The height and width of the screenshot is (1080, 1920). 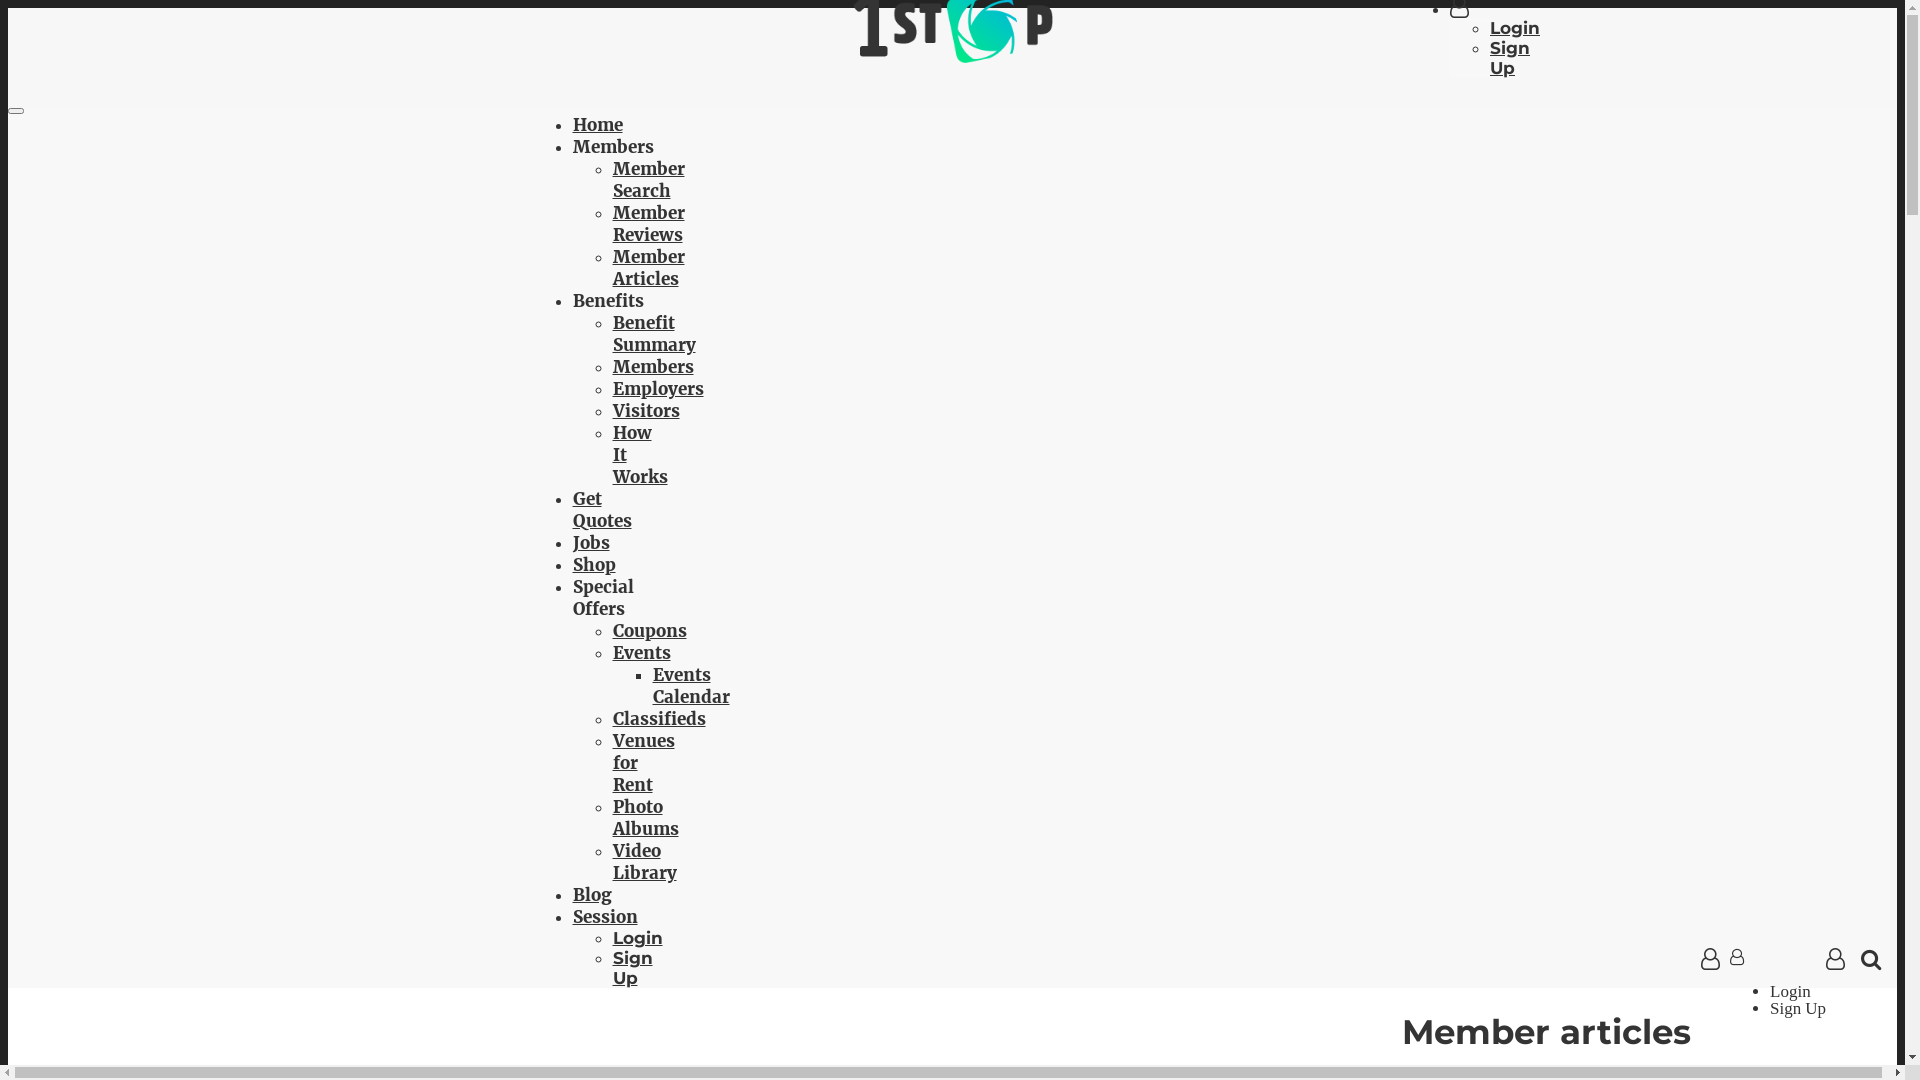 What do you see at coordinates (590, 893) in the screenshot?
I see `'Blog'` at bounding box center [590, 893].